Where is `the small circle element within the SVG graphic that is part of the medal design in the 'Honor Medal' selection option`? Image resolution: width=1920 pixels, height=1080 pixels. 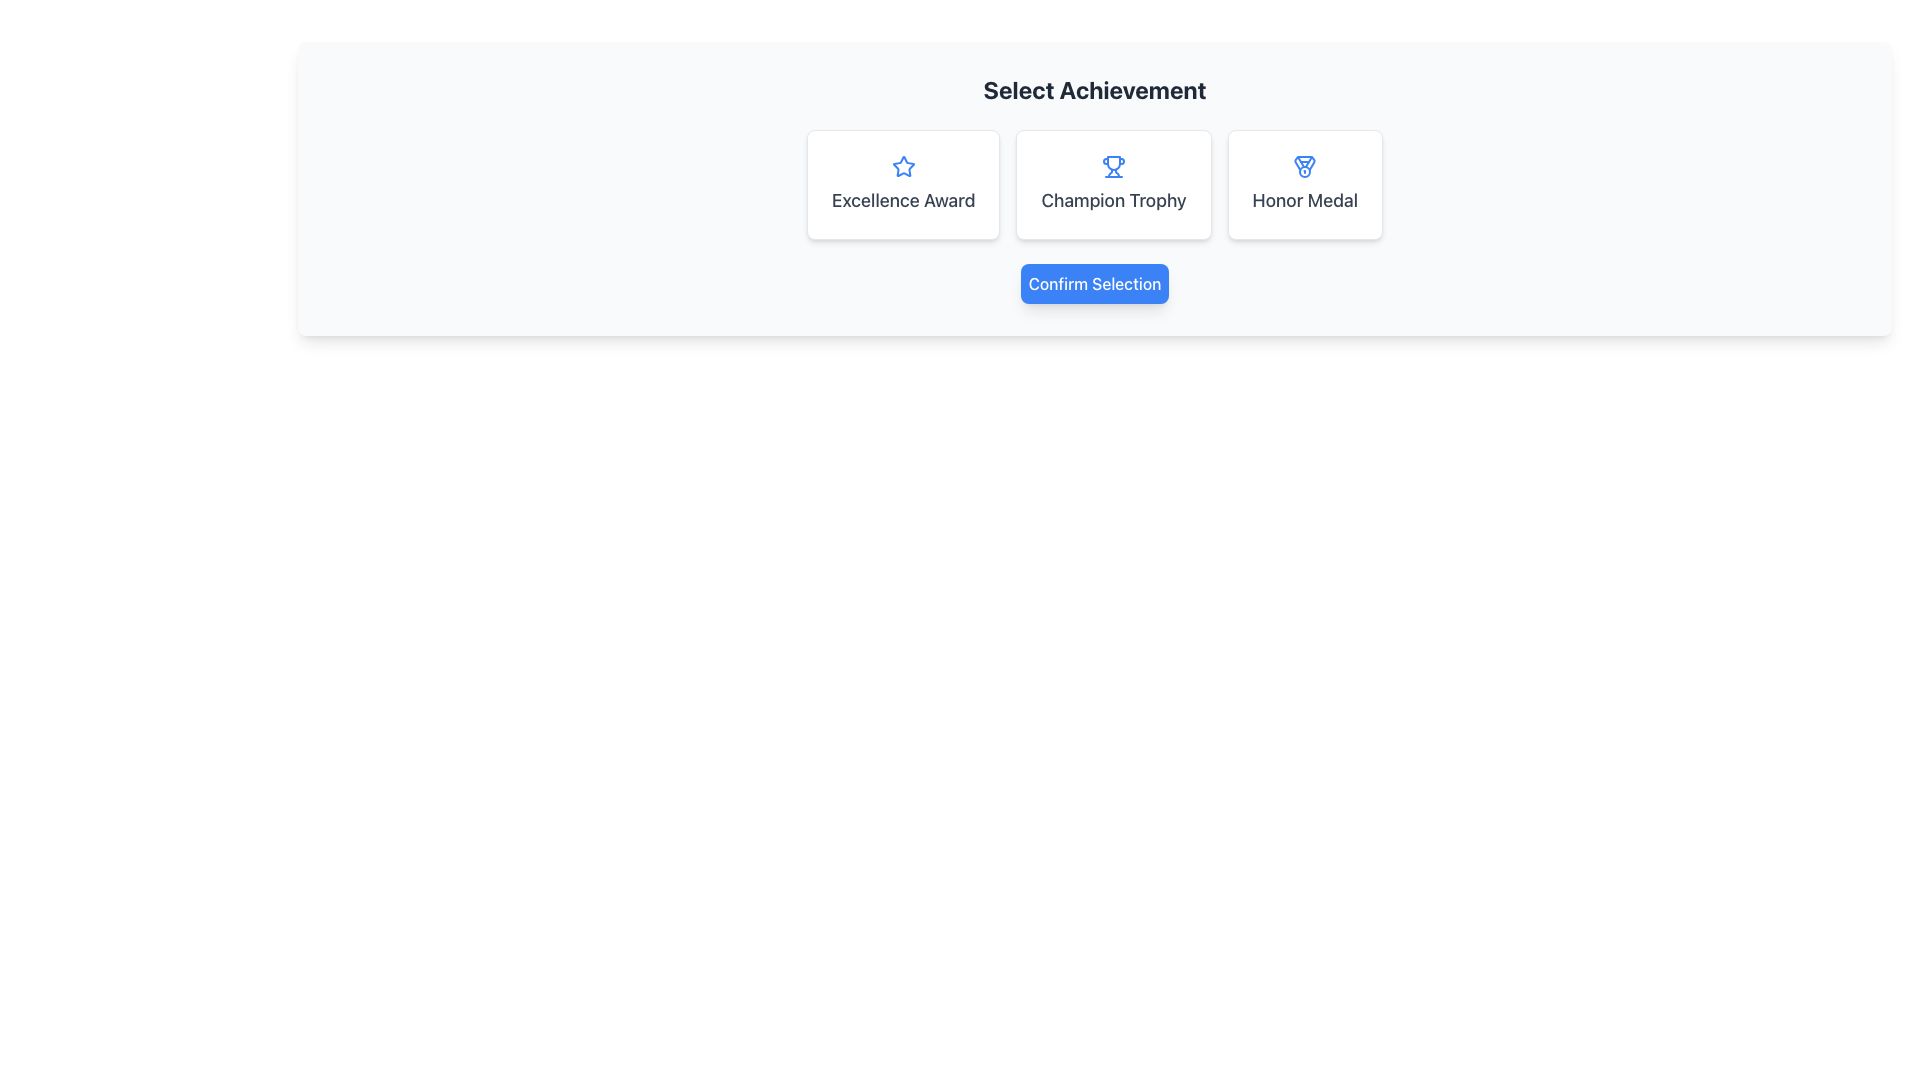 the small circle element within the SVG graphic that is part of the medal design in the 'Honor Medal' selection option is located at coordinates (1305, 171).